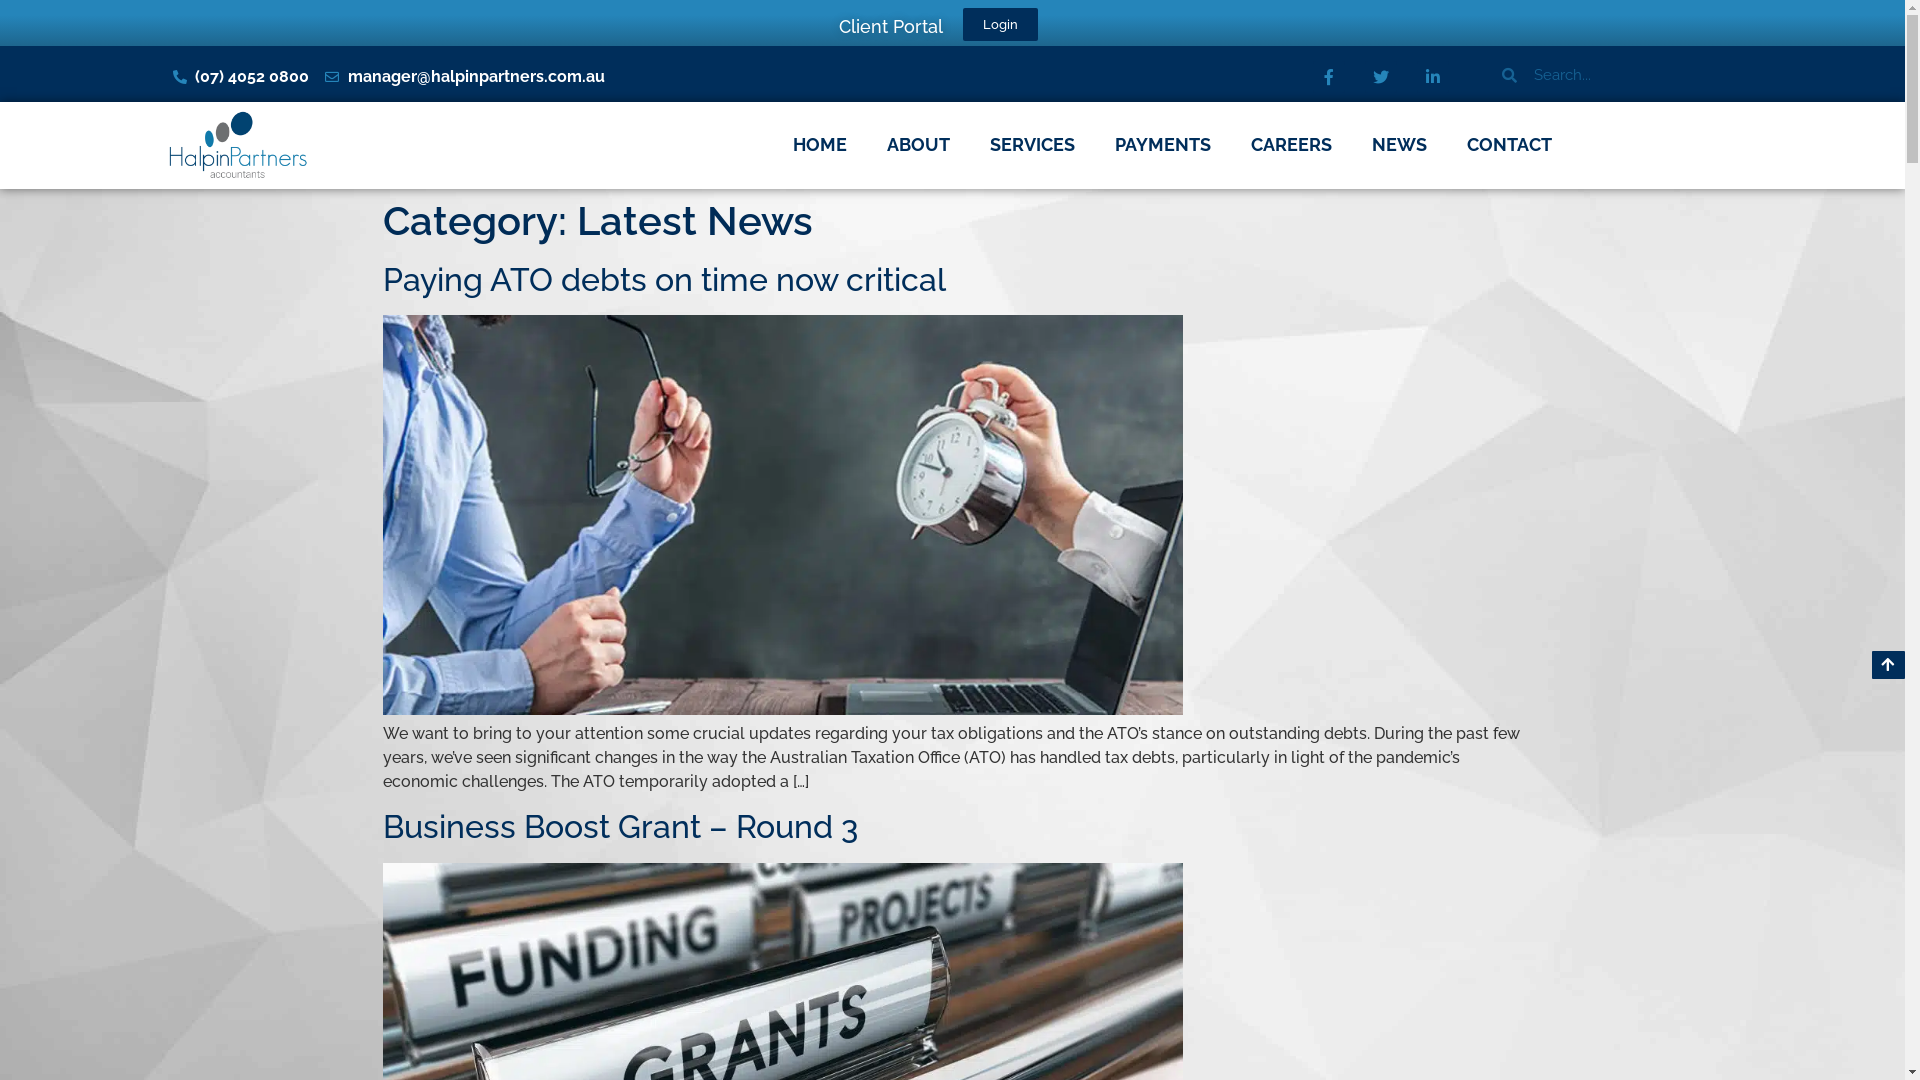  Describe the element at coordinates (999, 24) in the screenshot. I see `'Login'` at that location.